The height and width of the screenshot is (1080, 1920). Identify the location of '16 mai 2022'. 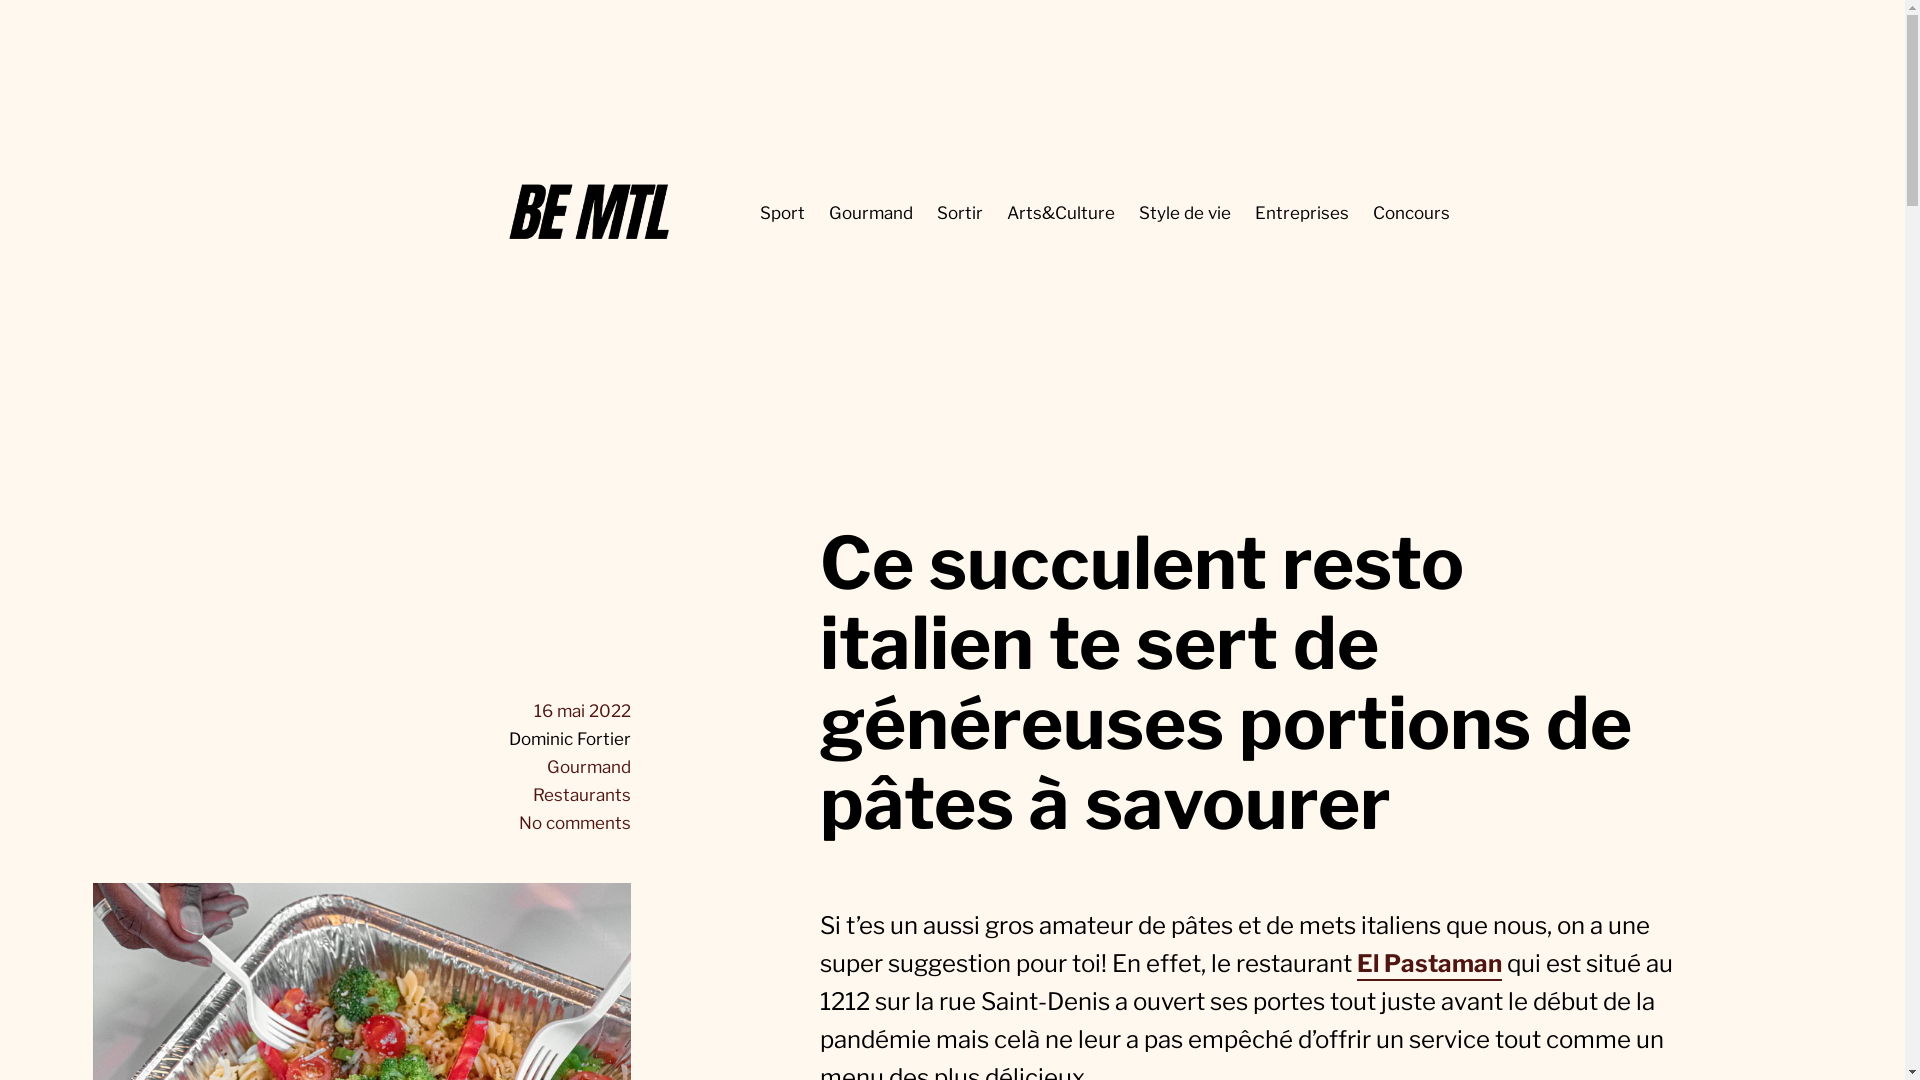
(581, 709).